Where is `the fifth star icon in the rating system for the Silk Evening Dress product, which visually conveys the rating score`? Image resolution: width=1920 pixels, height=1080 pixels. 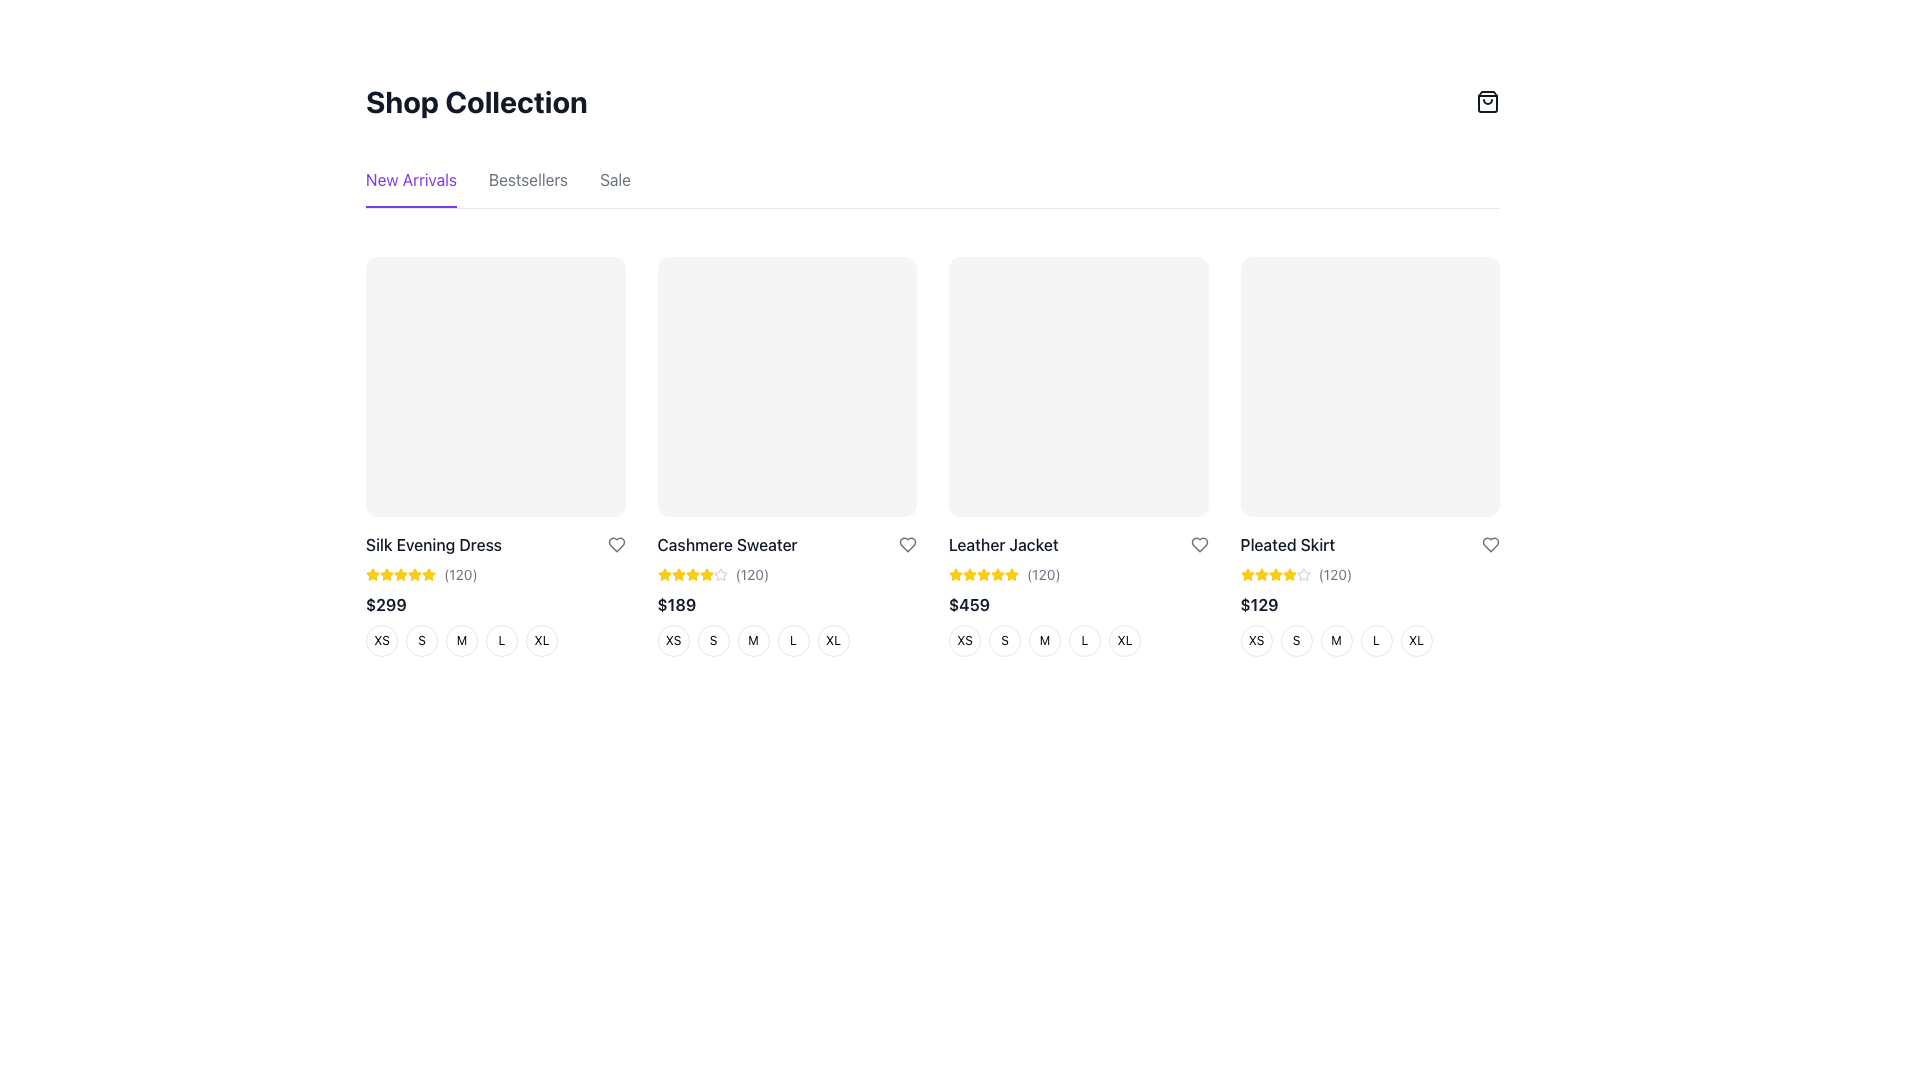 the fifth star icon in the rating system for the Silk Evening Dress product, which visually conveys the rating score is located at coordinates (400, 574).